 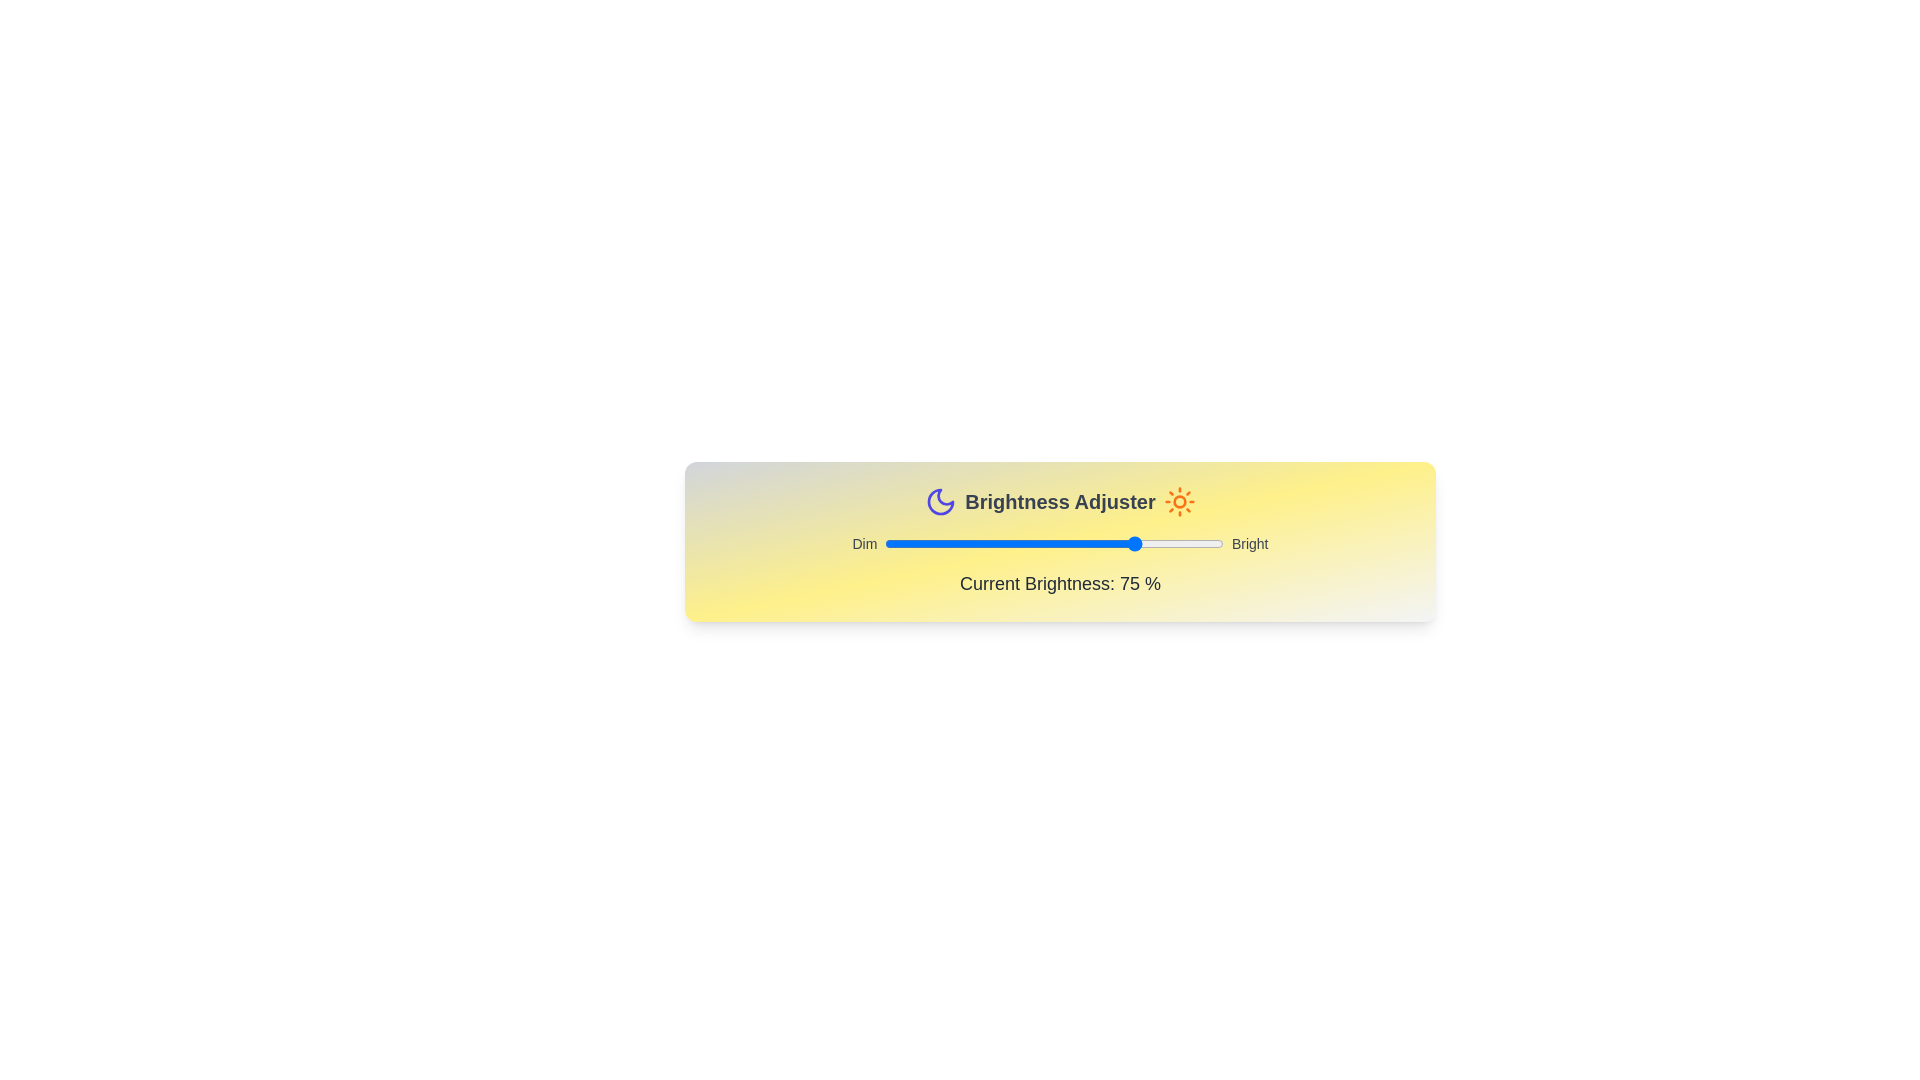 What do you see at coordinates (939, 500) in the screenshot?
I see `the Moon icon to simulate interaction` at bounding box center [939, 500].